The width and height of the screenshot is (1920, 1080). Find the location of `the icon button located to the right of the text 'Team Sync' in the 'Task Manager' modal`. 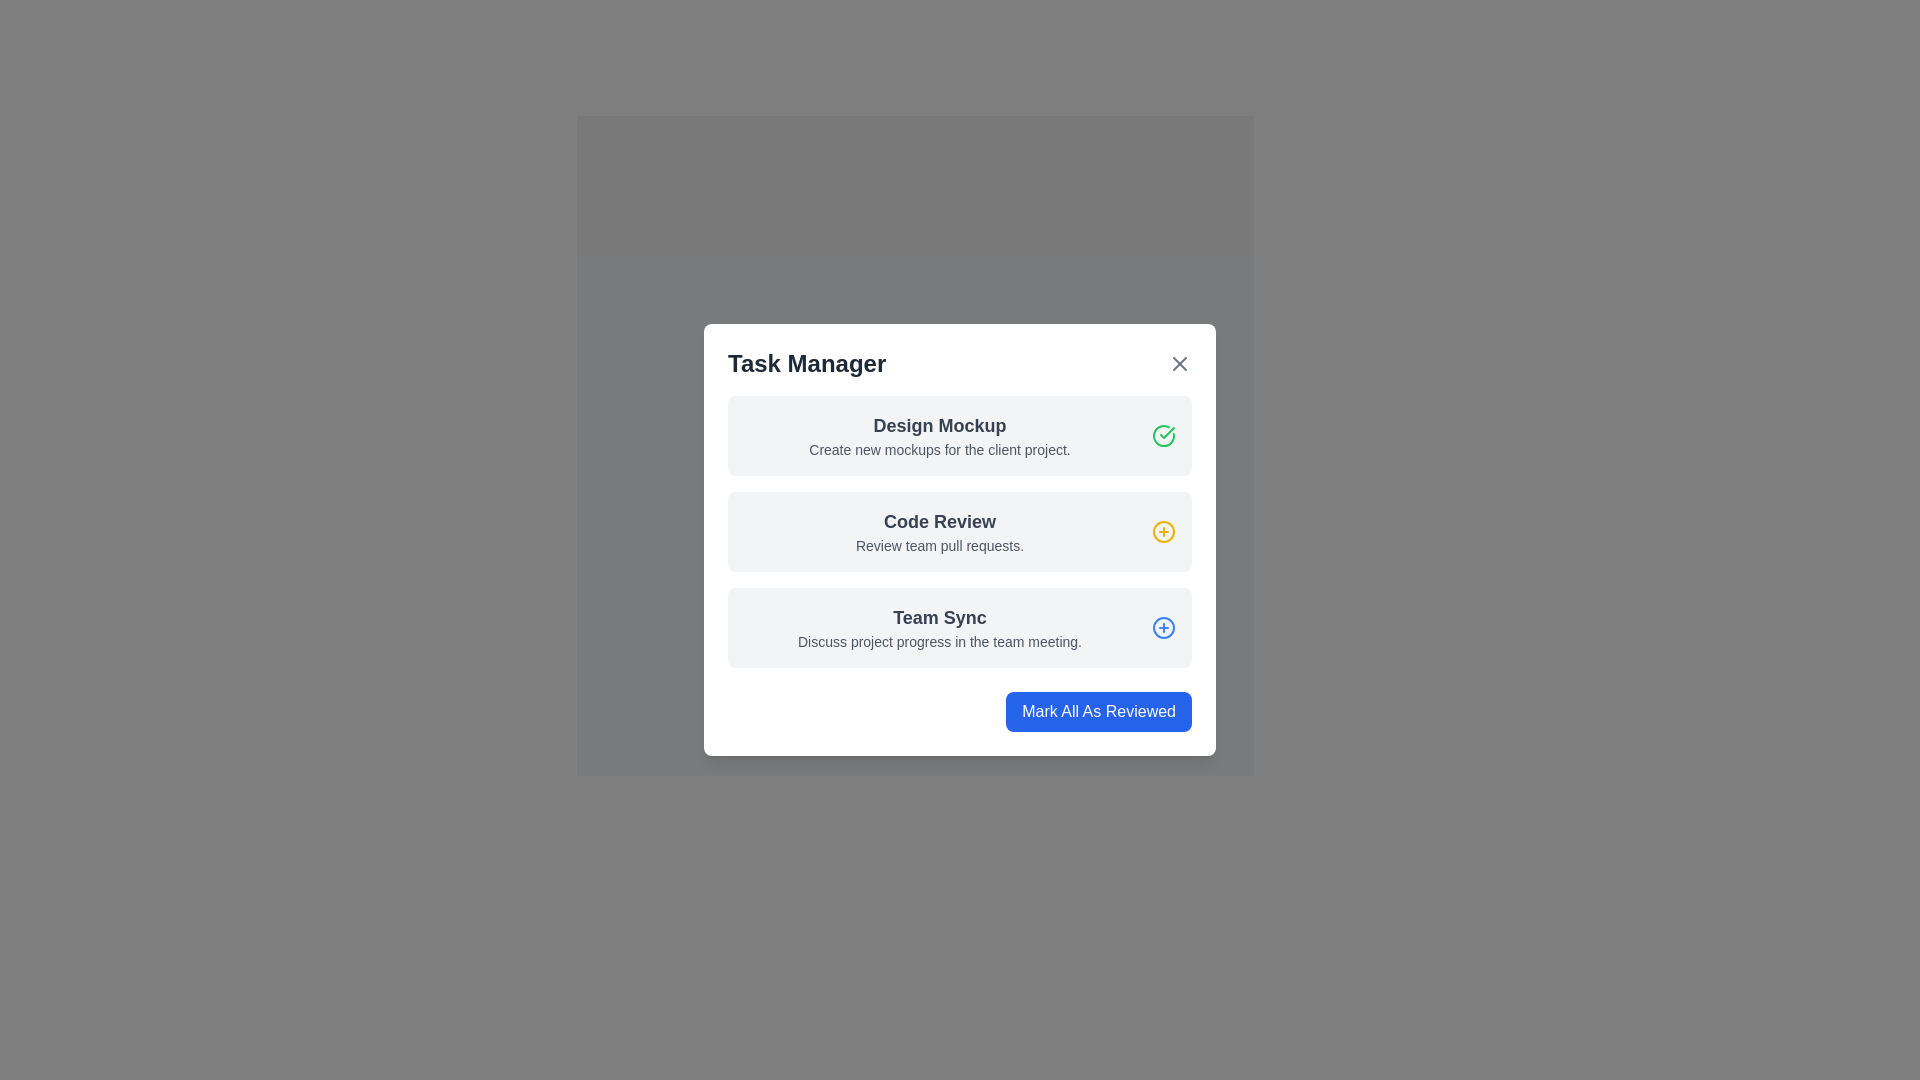

the icon button located to the right of the text 'Team Sync' in the 'Task Manager' modal is located at coordinates (1163, 627).